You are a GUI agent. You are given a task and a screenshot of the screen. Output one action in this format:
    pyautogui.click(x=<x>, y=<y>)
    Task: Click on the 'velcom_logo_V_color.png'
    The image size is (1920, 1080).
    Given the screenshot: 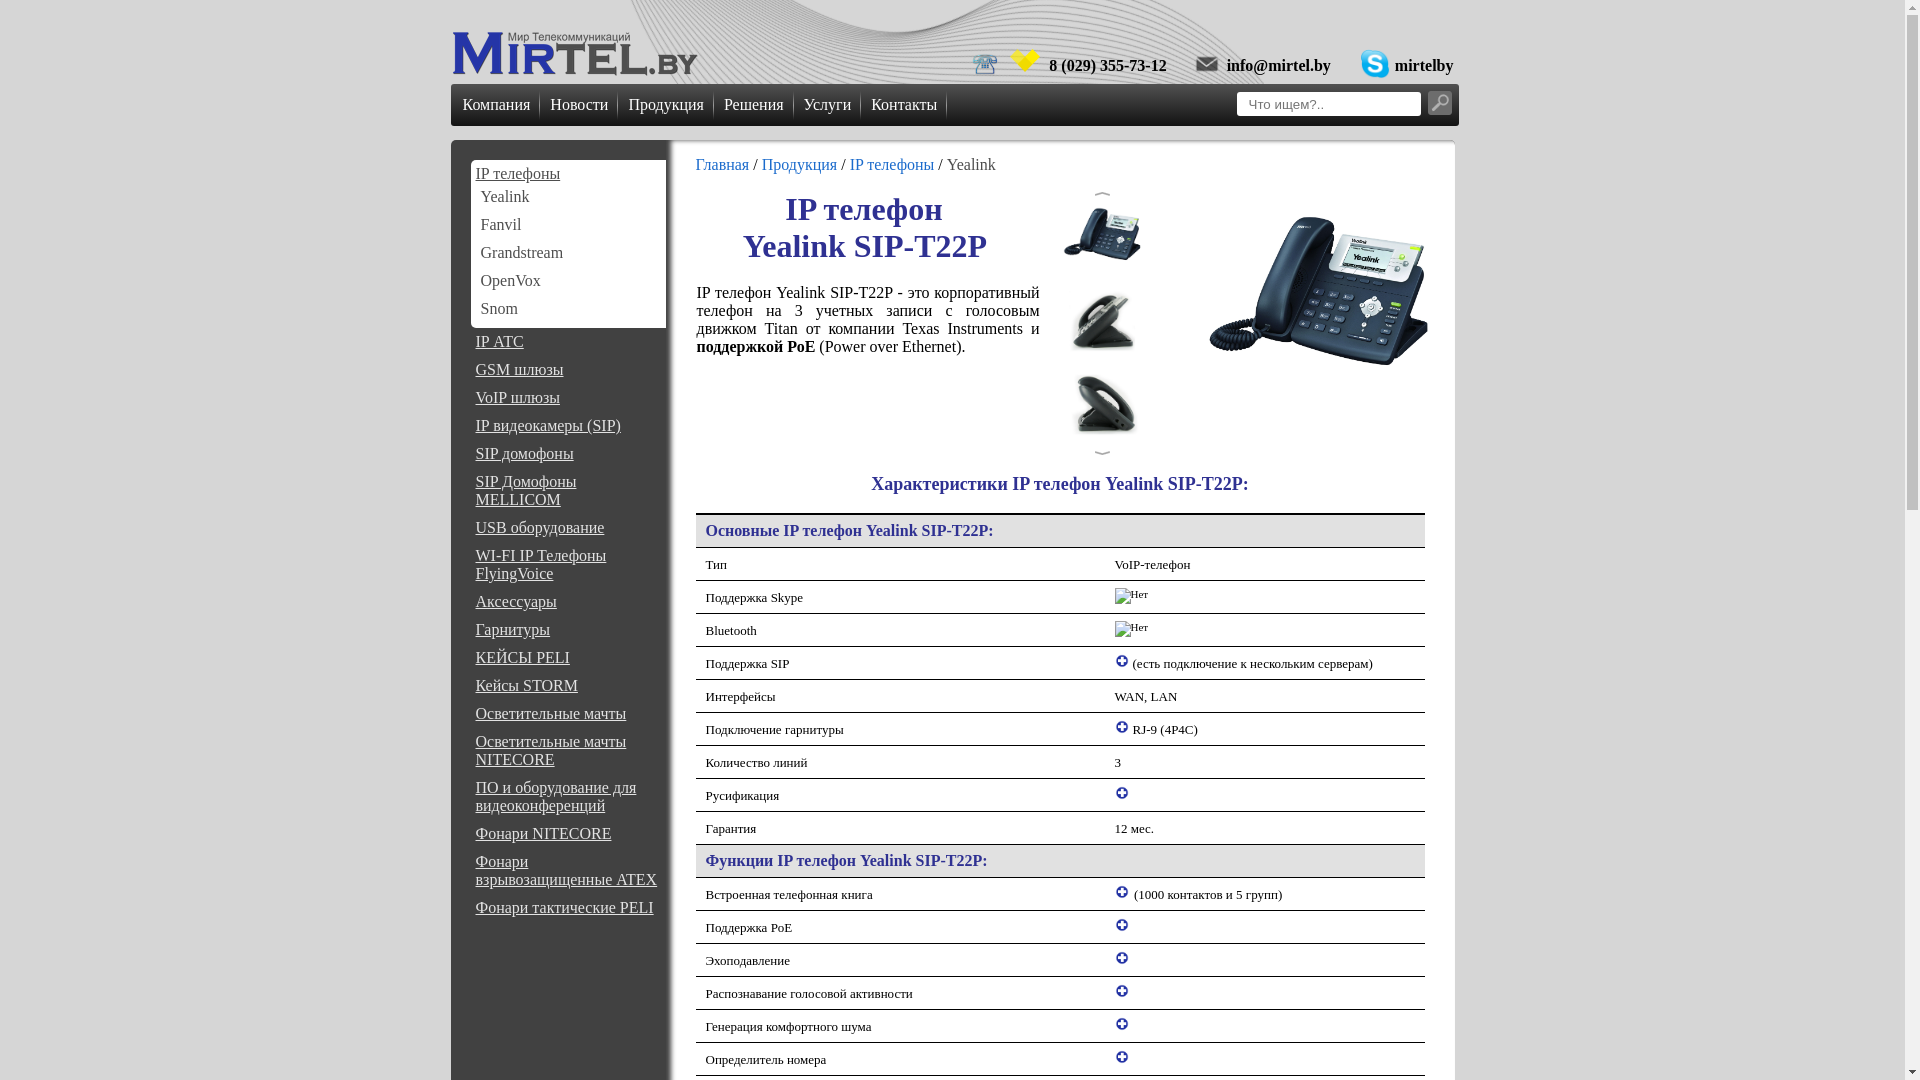 What is the action you would take?
    pyautogui.click(x=1025, y=59)
    